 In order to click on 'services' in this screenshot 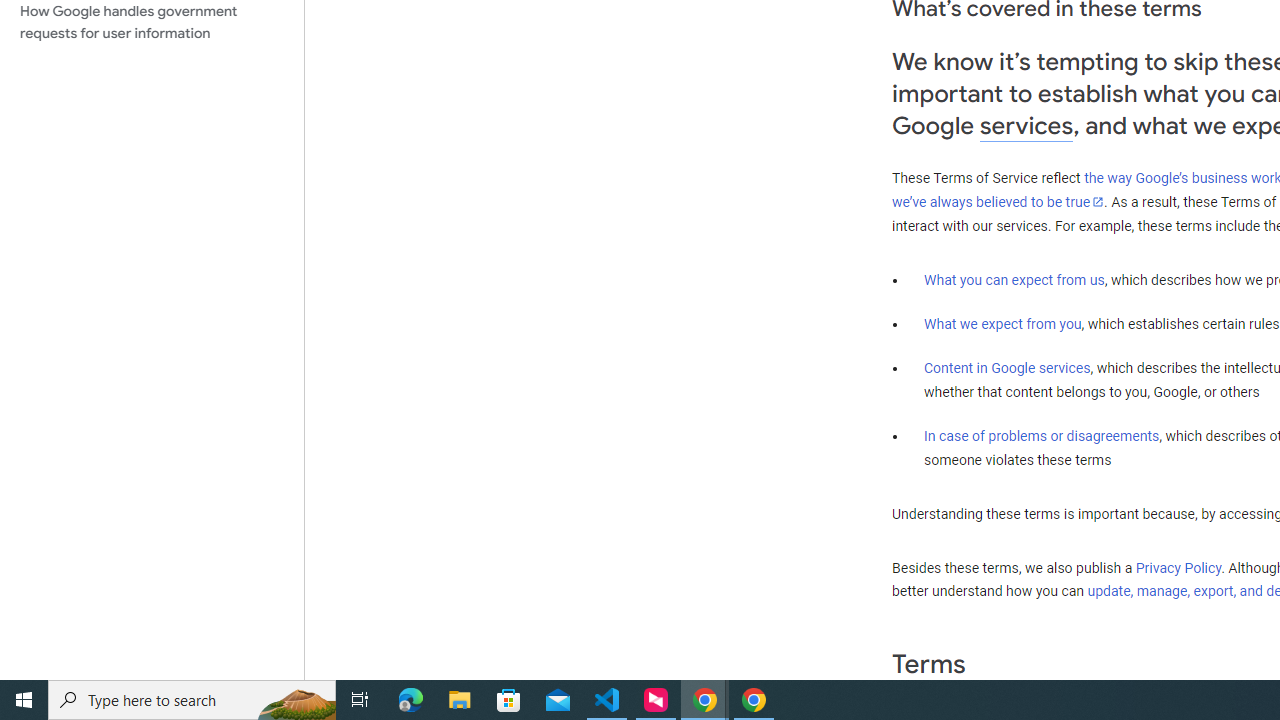, I will do `click(1026, 125)`.